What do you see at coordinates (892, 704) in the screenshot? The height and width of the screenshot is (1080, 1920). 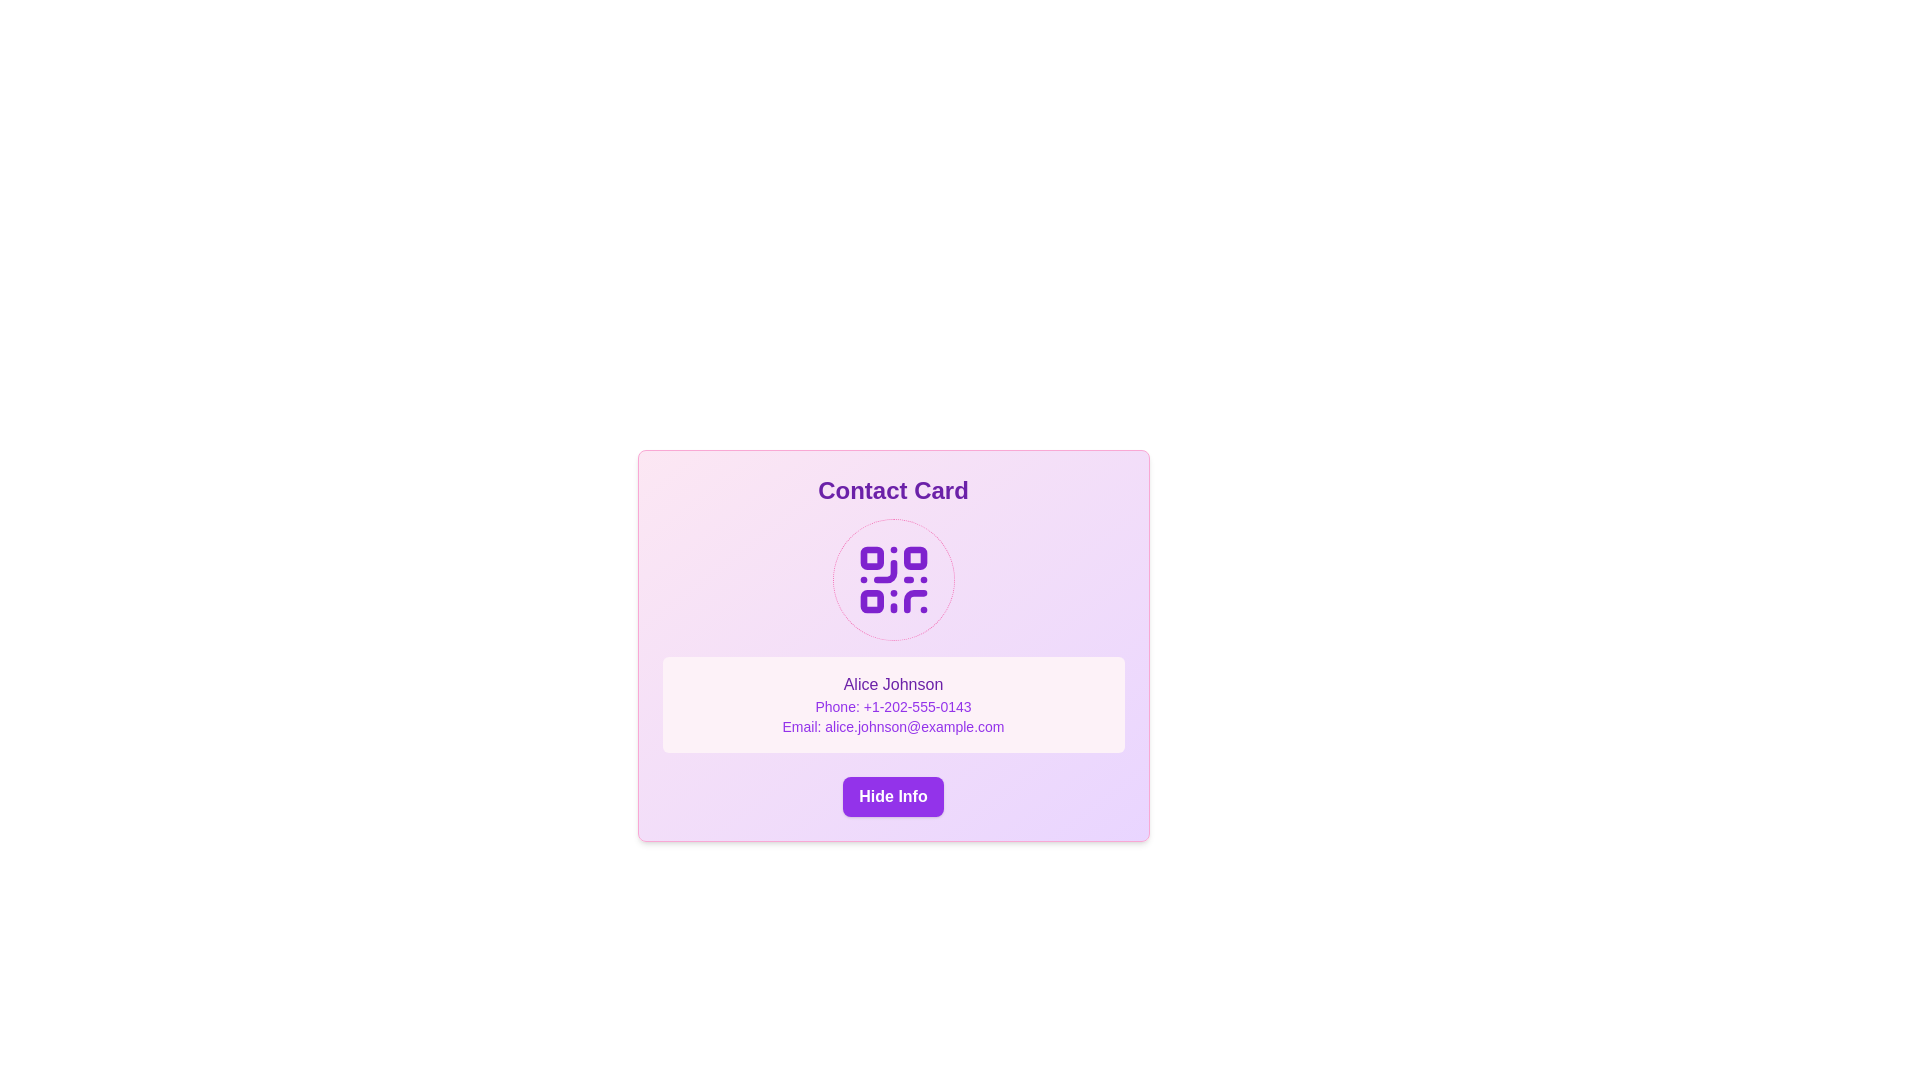 I see `the Information display section, which is a pink, rounded rectangle containing the name 'Alice Johnson' in bold purple font, positioned below a QR code and above the 'Hide Info' button` at bounding box center [892, 704].